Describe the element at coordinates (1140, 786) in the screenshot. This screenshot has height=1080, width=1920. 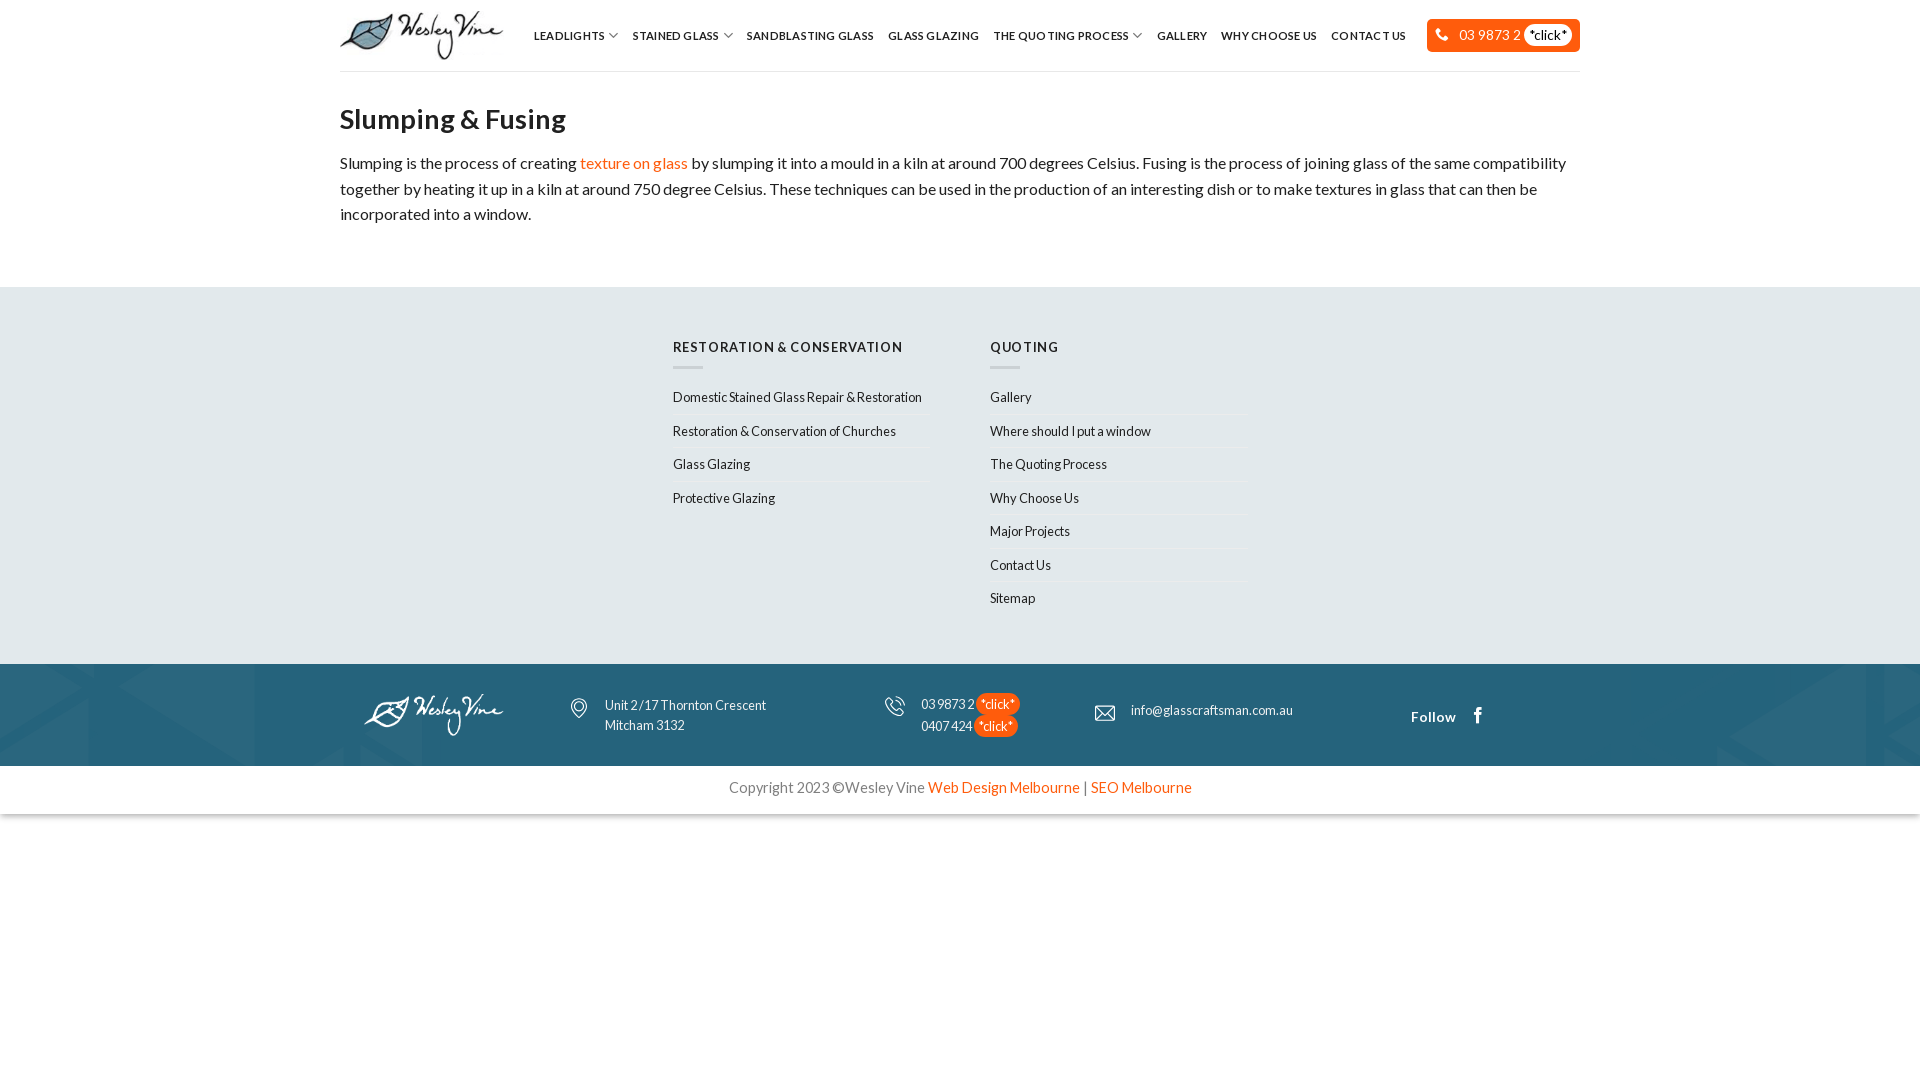
I see `'SEO Melbourne'` at that location.